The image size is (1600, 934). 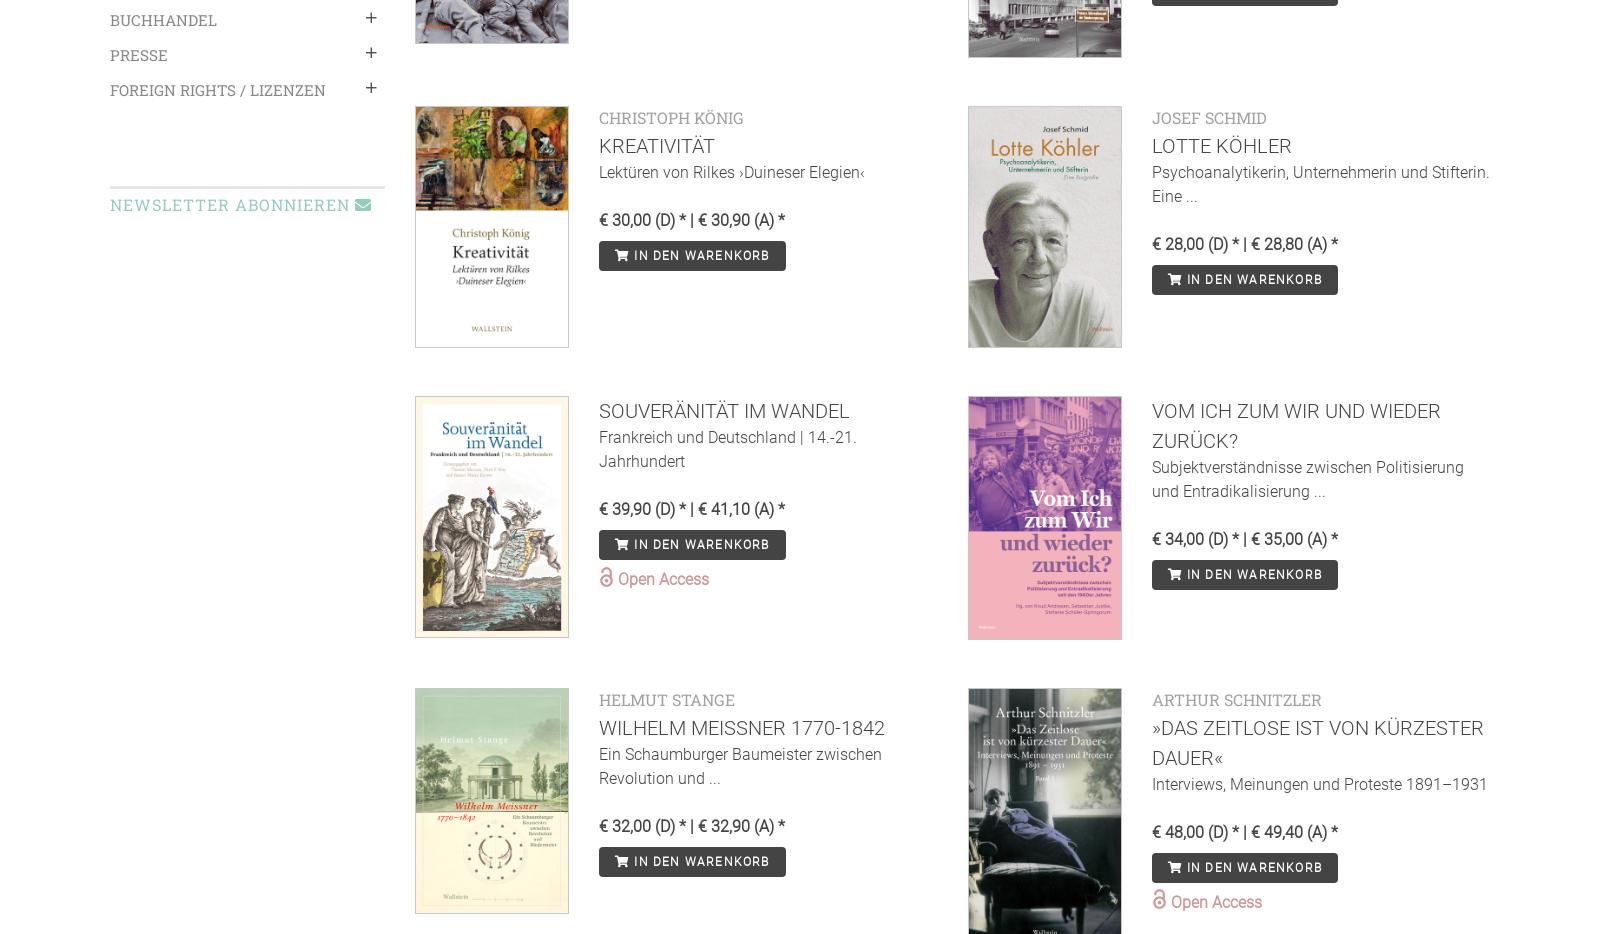 I want to click on 'Arthur Schnitzler', so click(x=1151, y=697).